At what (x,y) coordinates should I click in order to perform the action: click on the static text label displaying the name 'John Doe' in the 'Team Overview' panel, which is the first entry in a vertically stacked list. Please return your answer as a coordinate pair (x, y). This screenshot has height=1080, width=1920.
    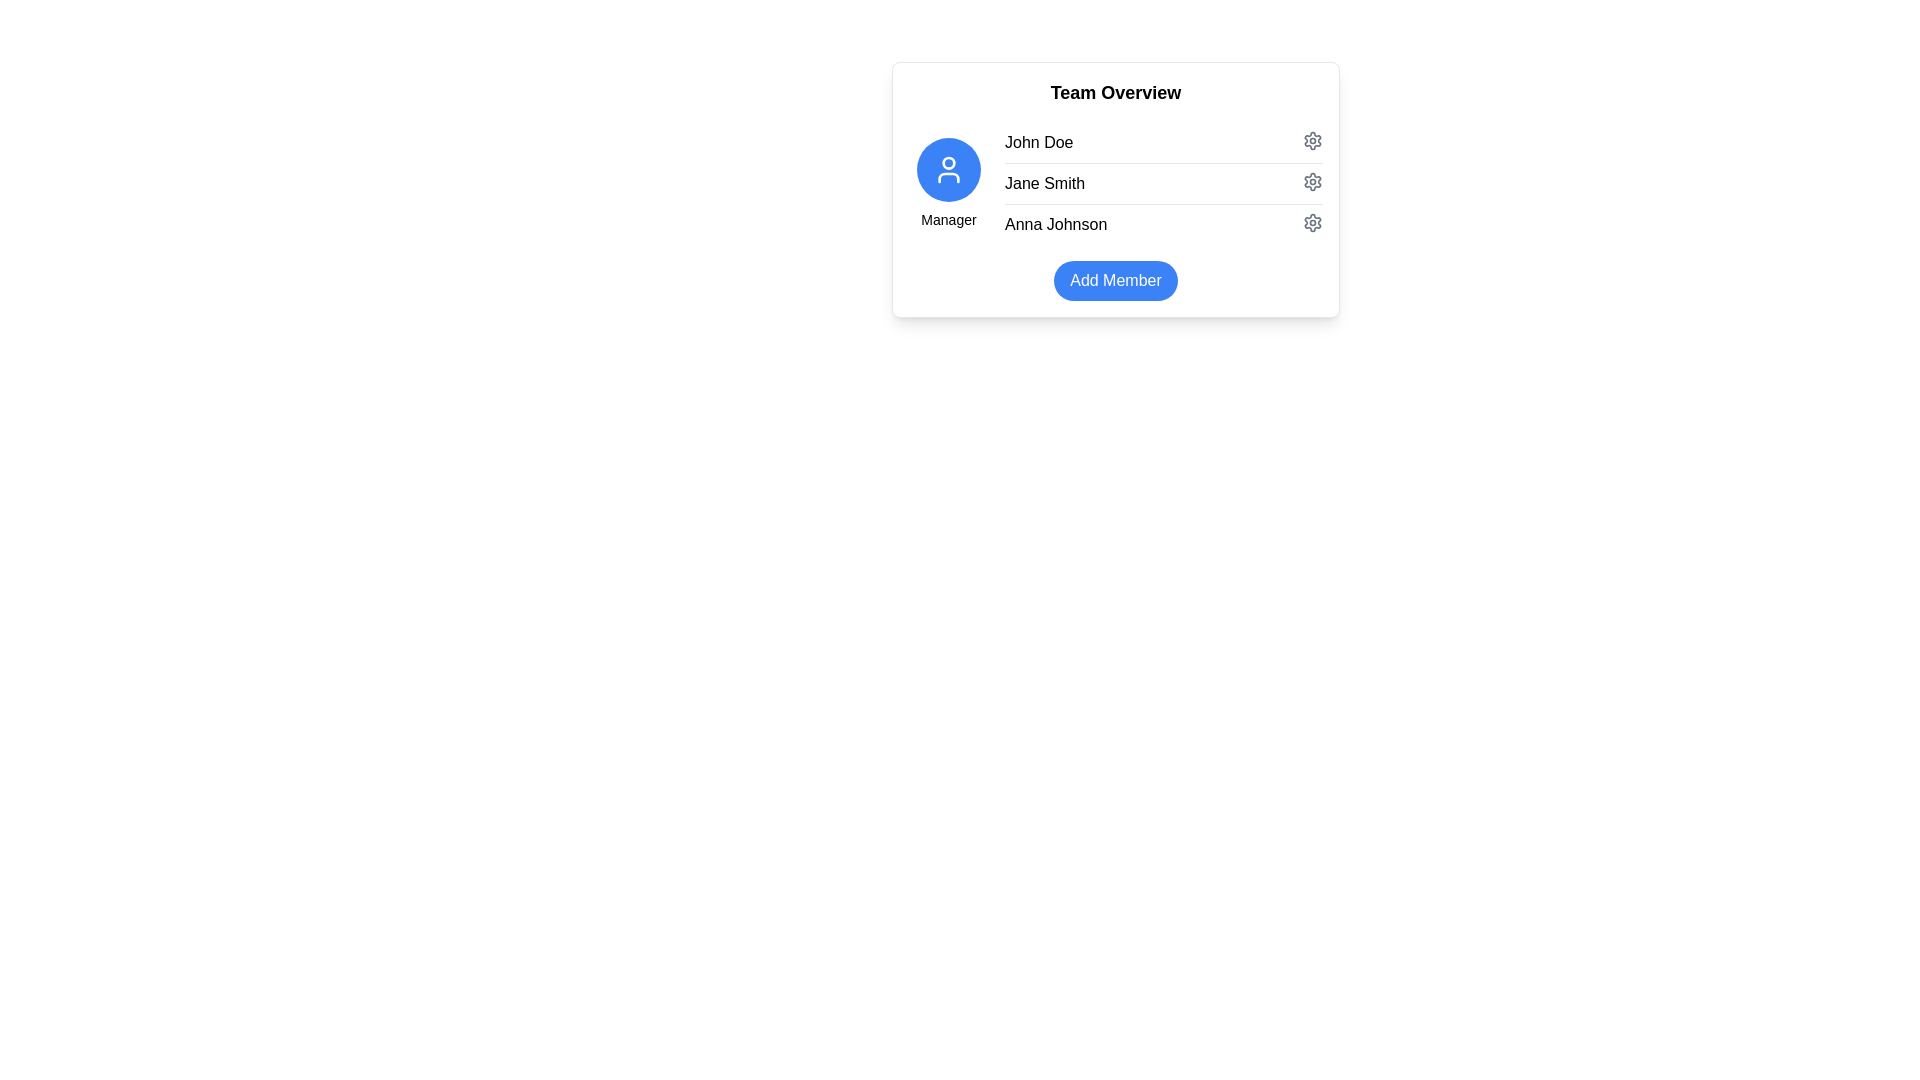
    Looking at the image, I should click on (1039, 141).